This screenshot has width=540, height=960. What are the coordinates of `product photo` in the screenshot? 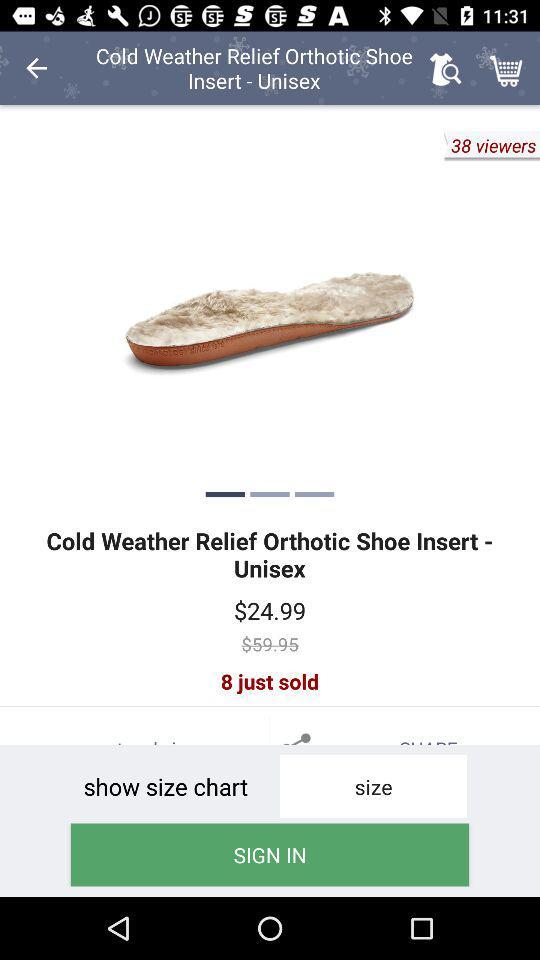 It's located at (270, 309).